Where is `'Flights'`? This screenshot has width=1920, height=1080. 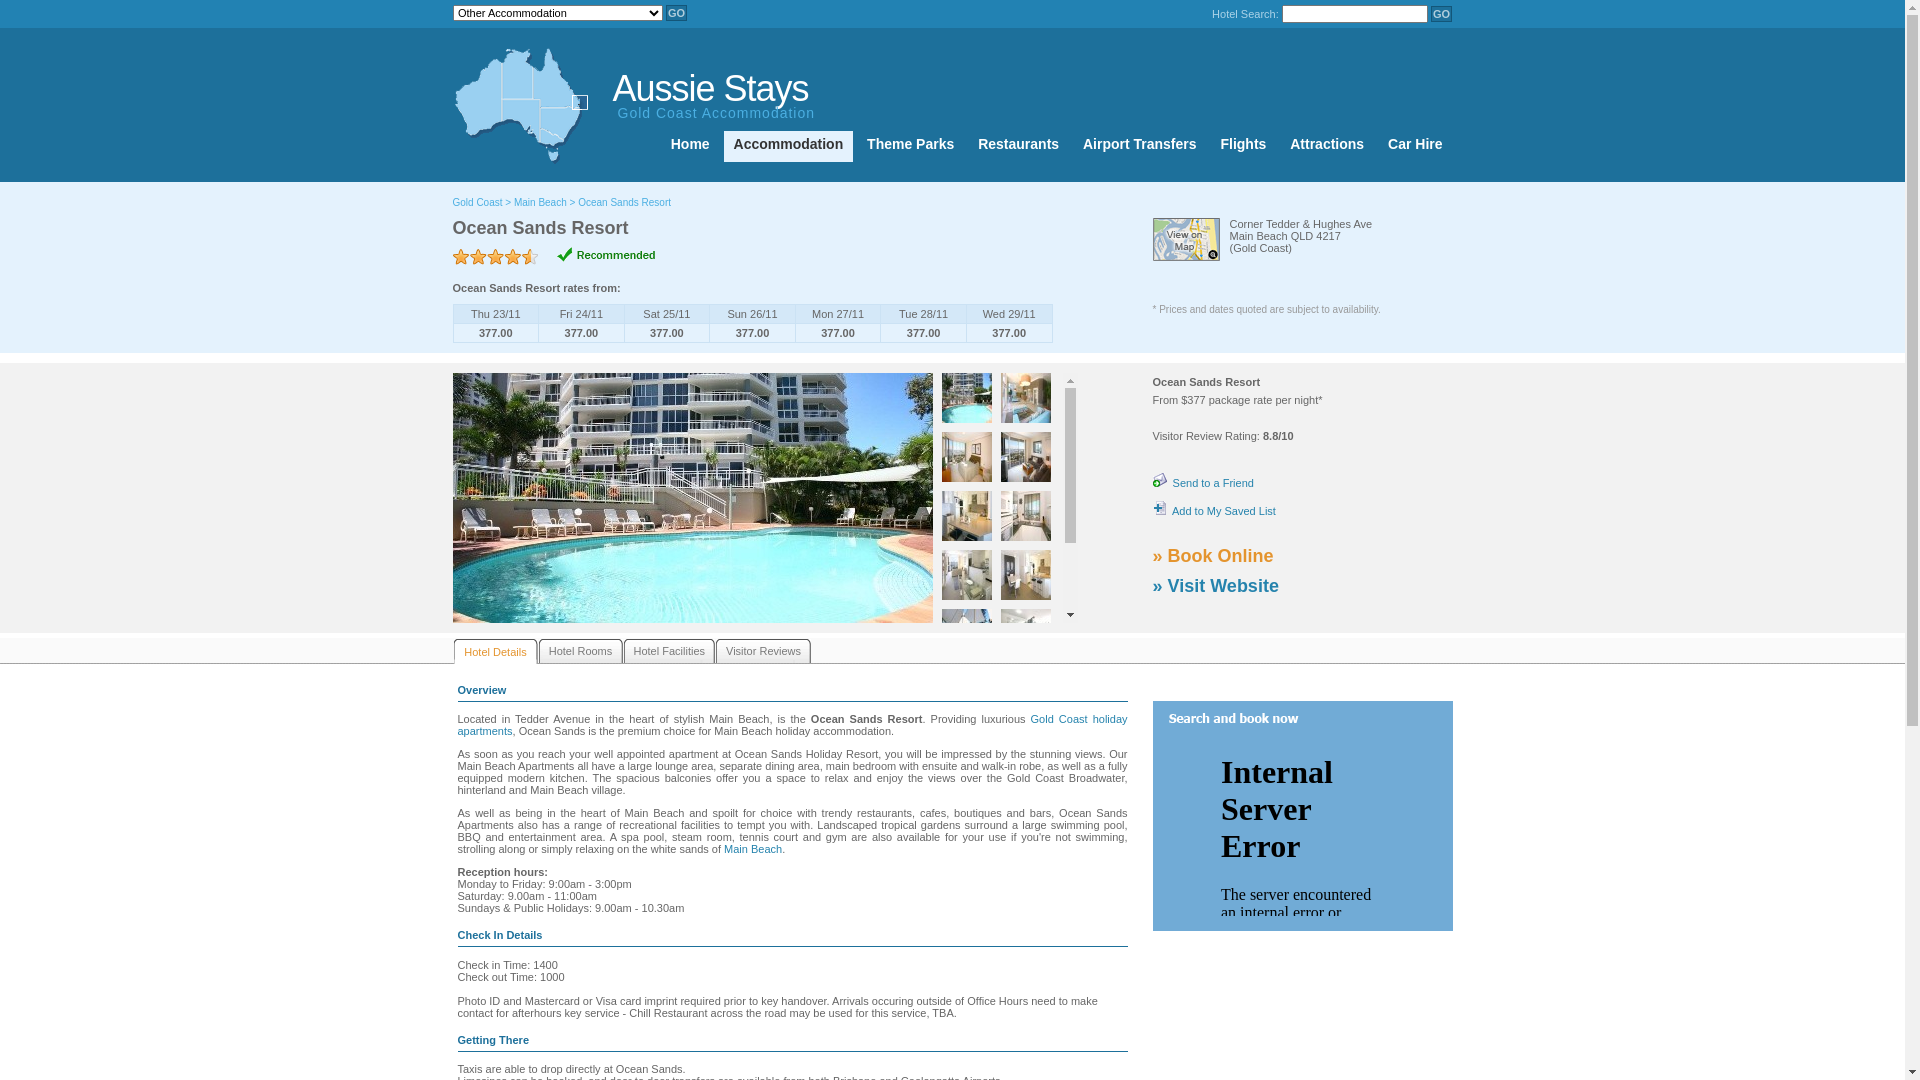 'Flights' is located at coordinates (1242, 145).